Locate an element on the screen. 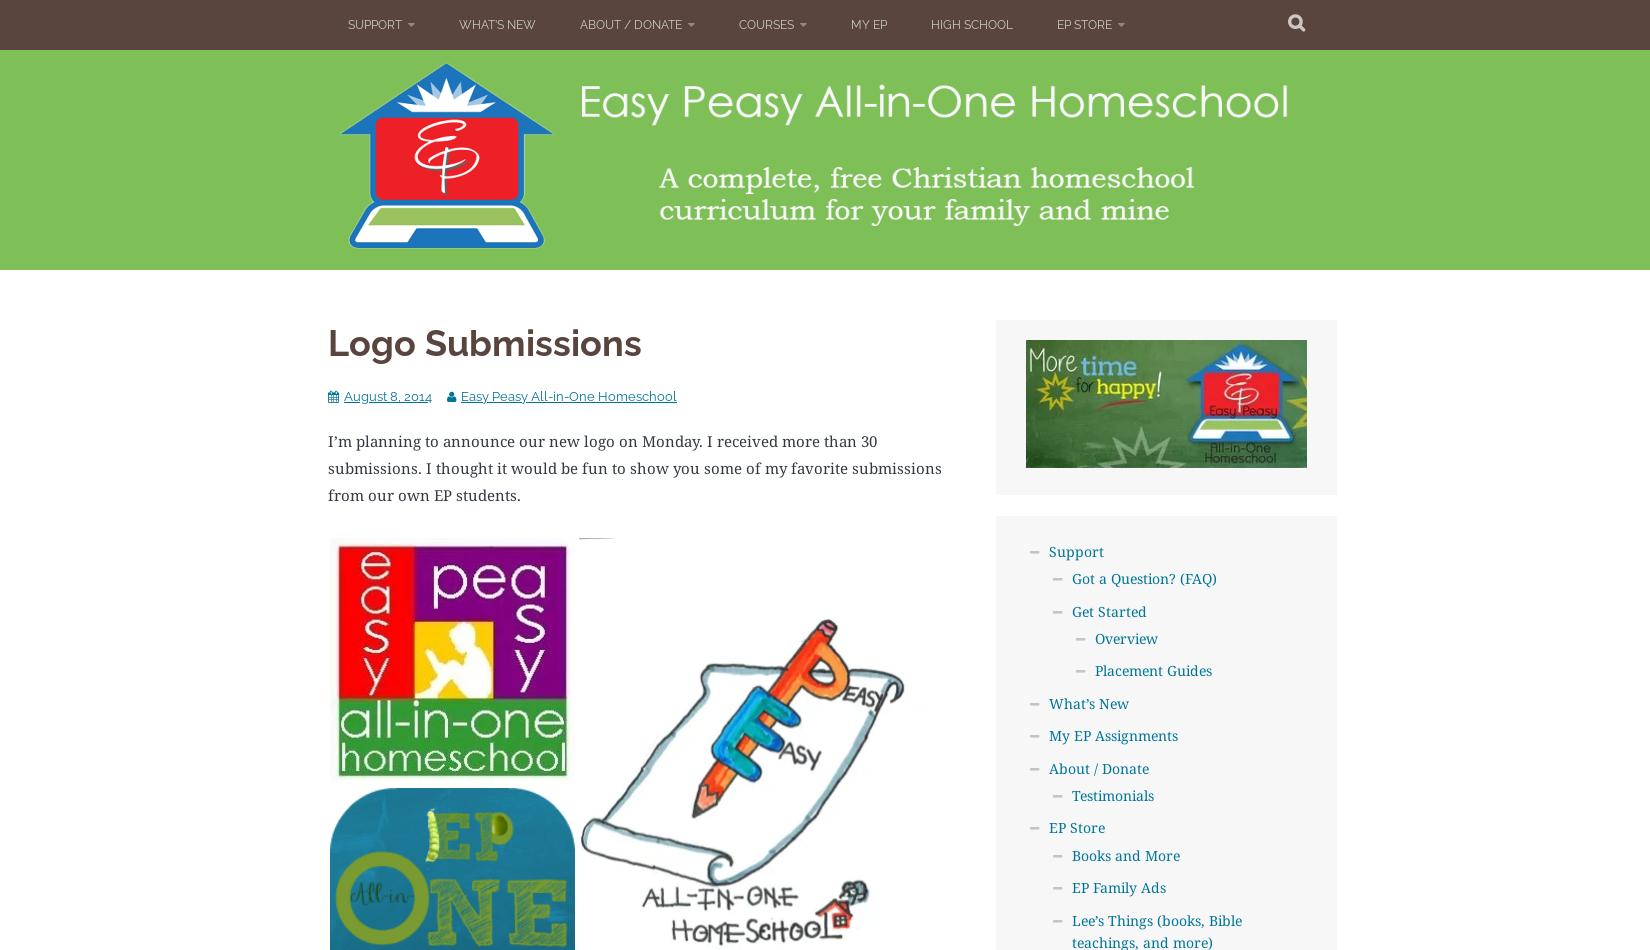 The image size is (1650, 950). 'Overview' is located at coordinates (1125, 638).